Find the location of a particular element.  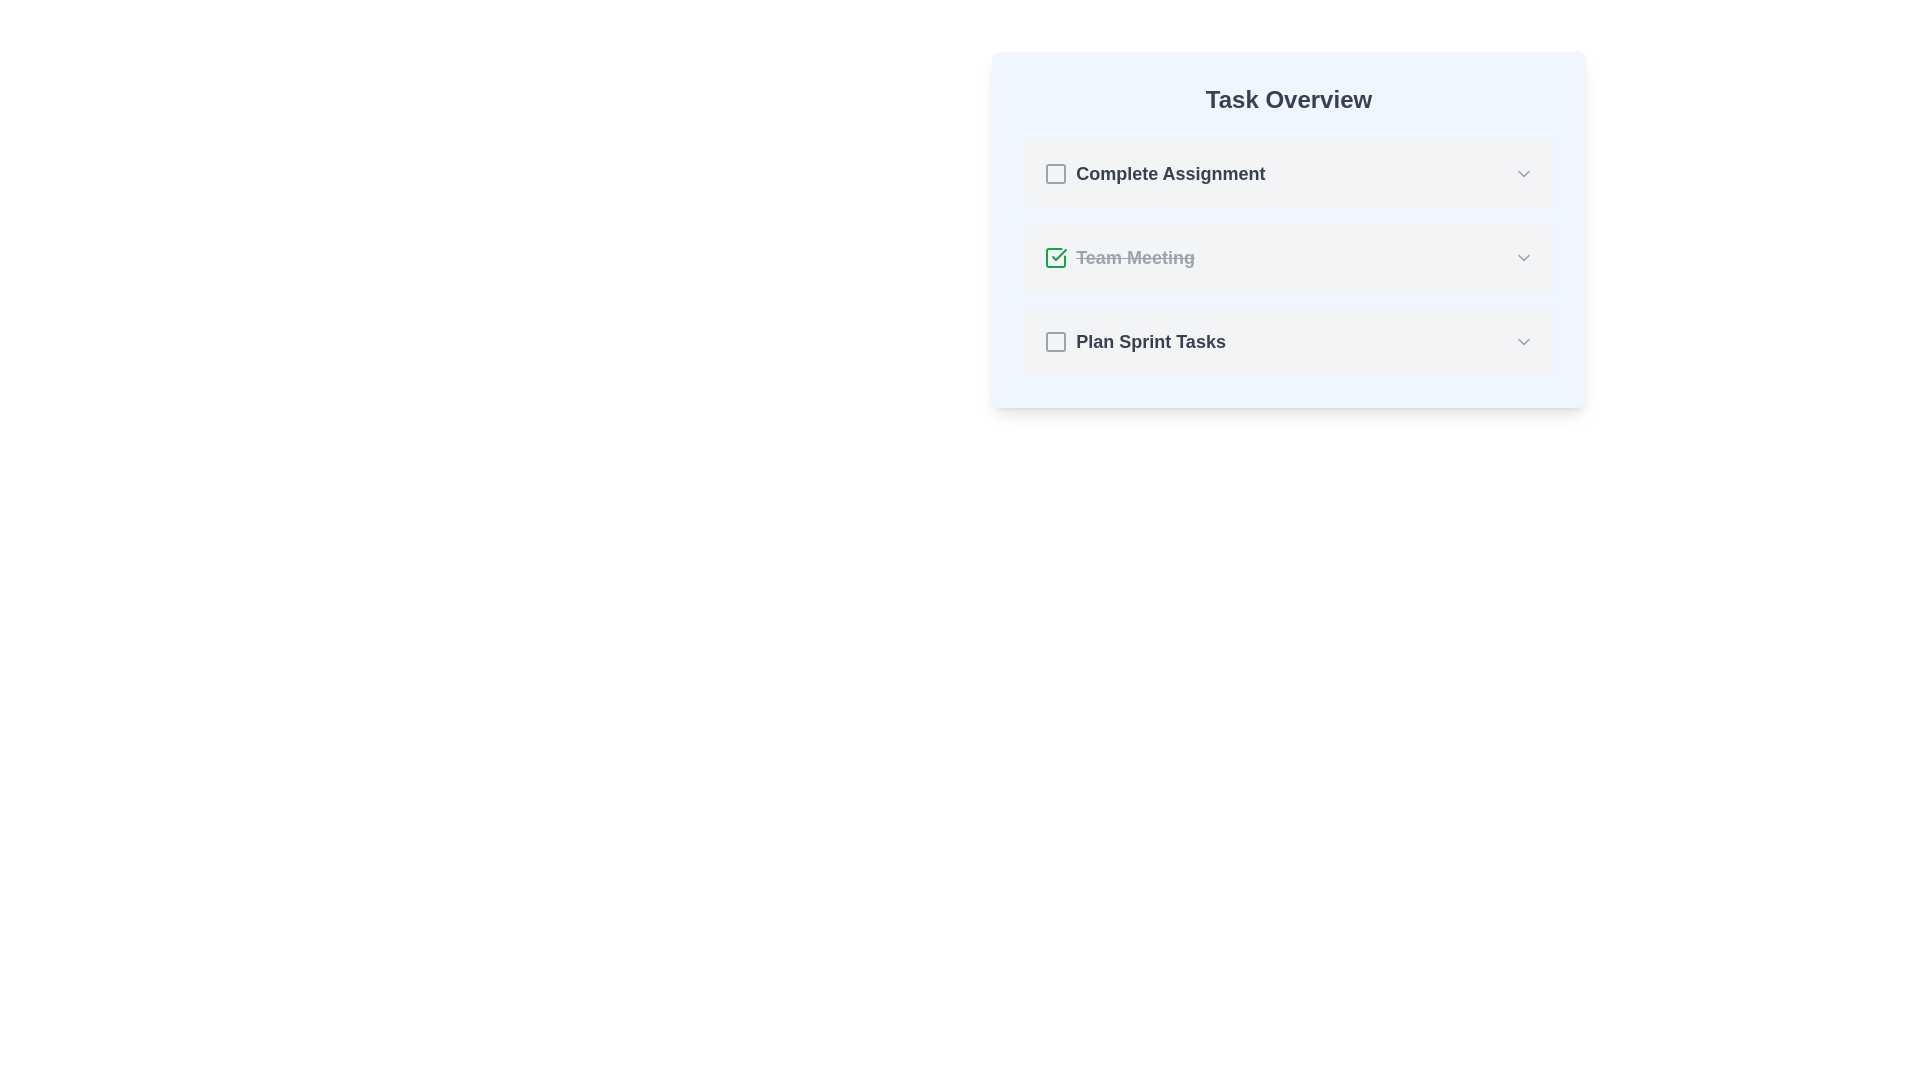

the chevron on the third task item in the checklist under 'Task Overview' is located at coordinates (1289, 341).